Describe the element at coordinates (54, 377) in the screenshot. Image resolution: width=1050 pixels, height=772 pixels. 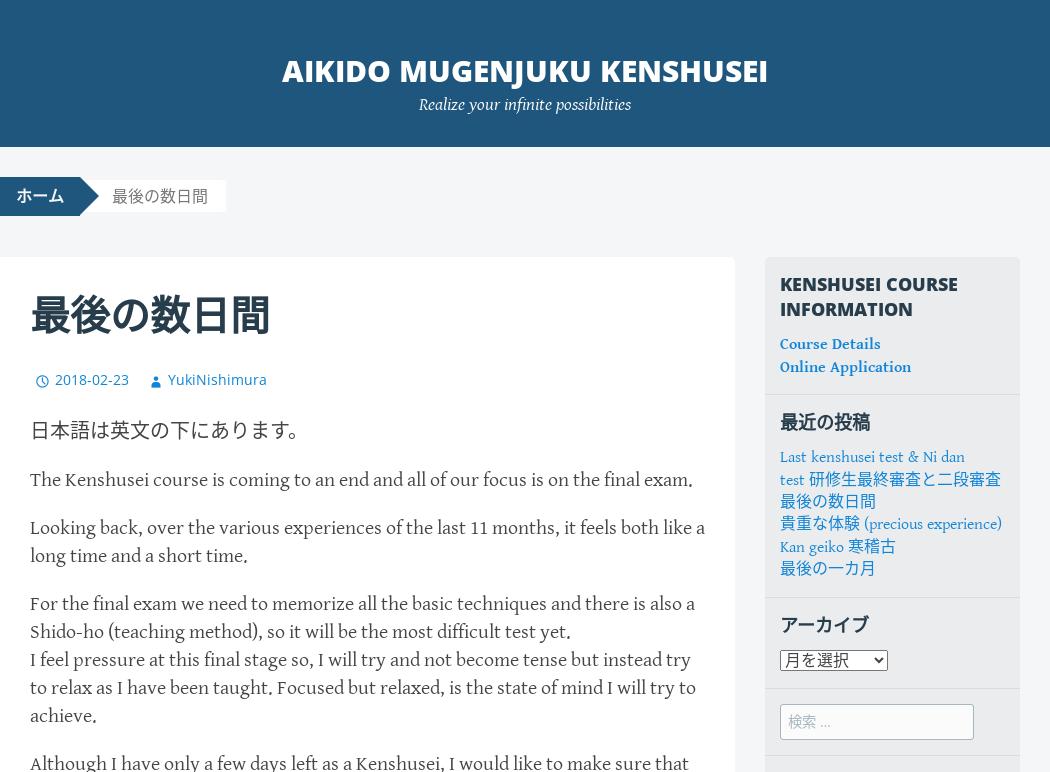
I see `'2018-02-23'` at that location.